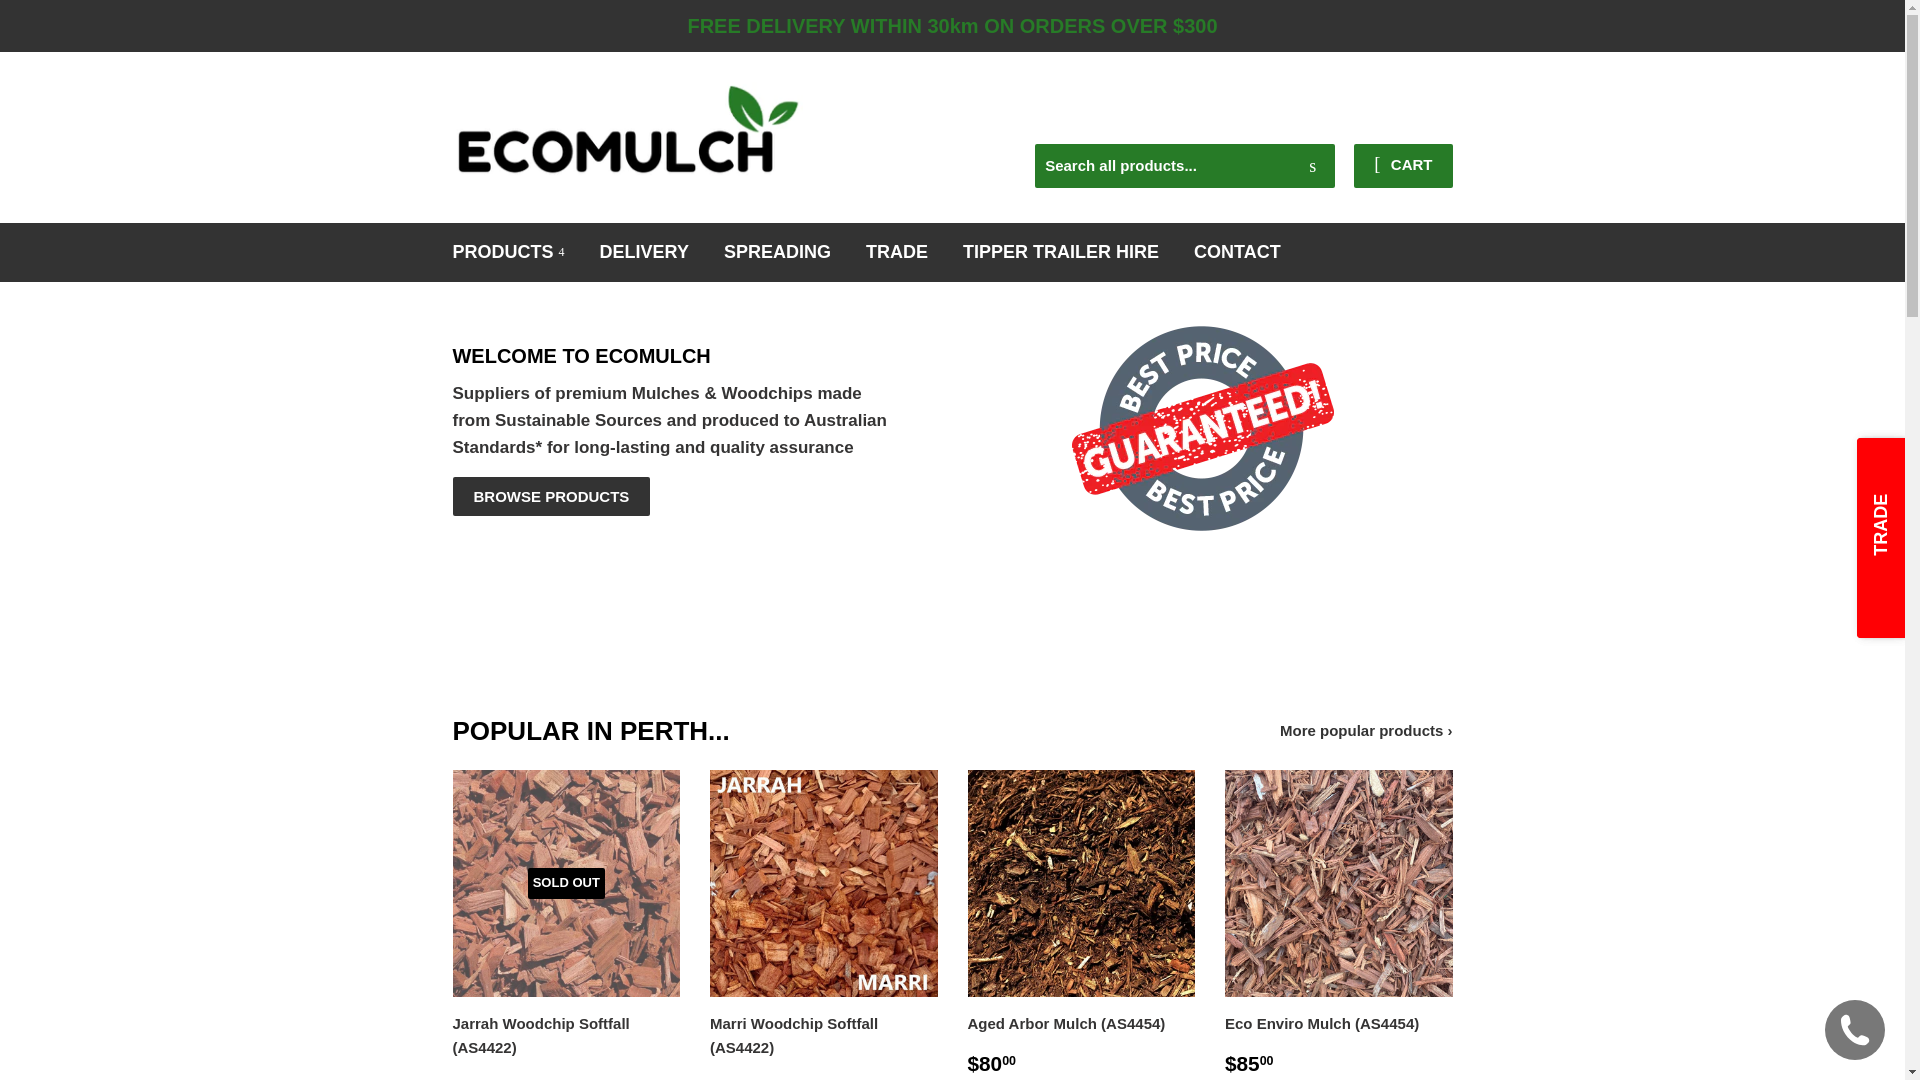 Image resolution: width=1920 pixels, height=1080 pixels. What do you see at coordinates (1312, 165) in the screenshot?
I see `'Search'` at bounding box center [1312, 165].